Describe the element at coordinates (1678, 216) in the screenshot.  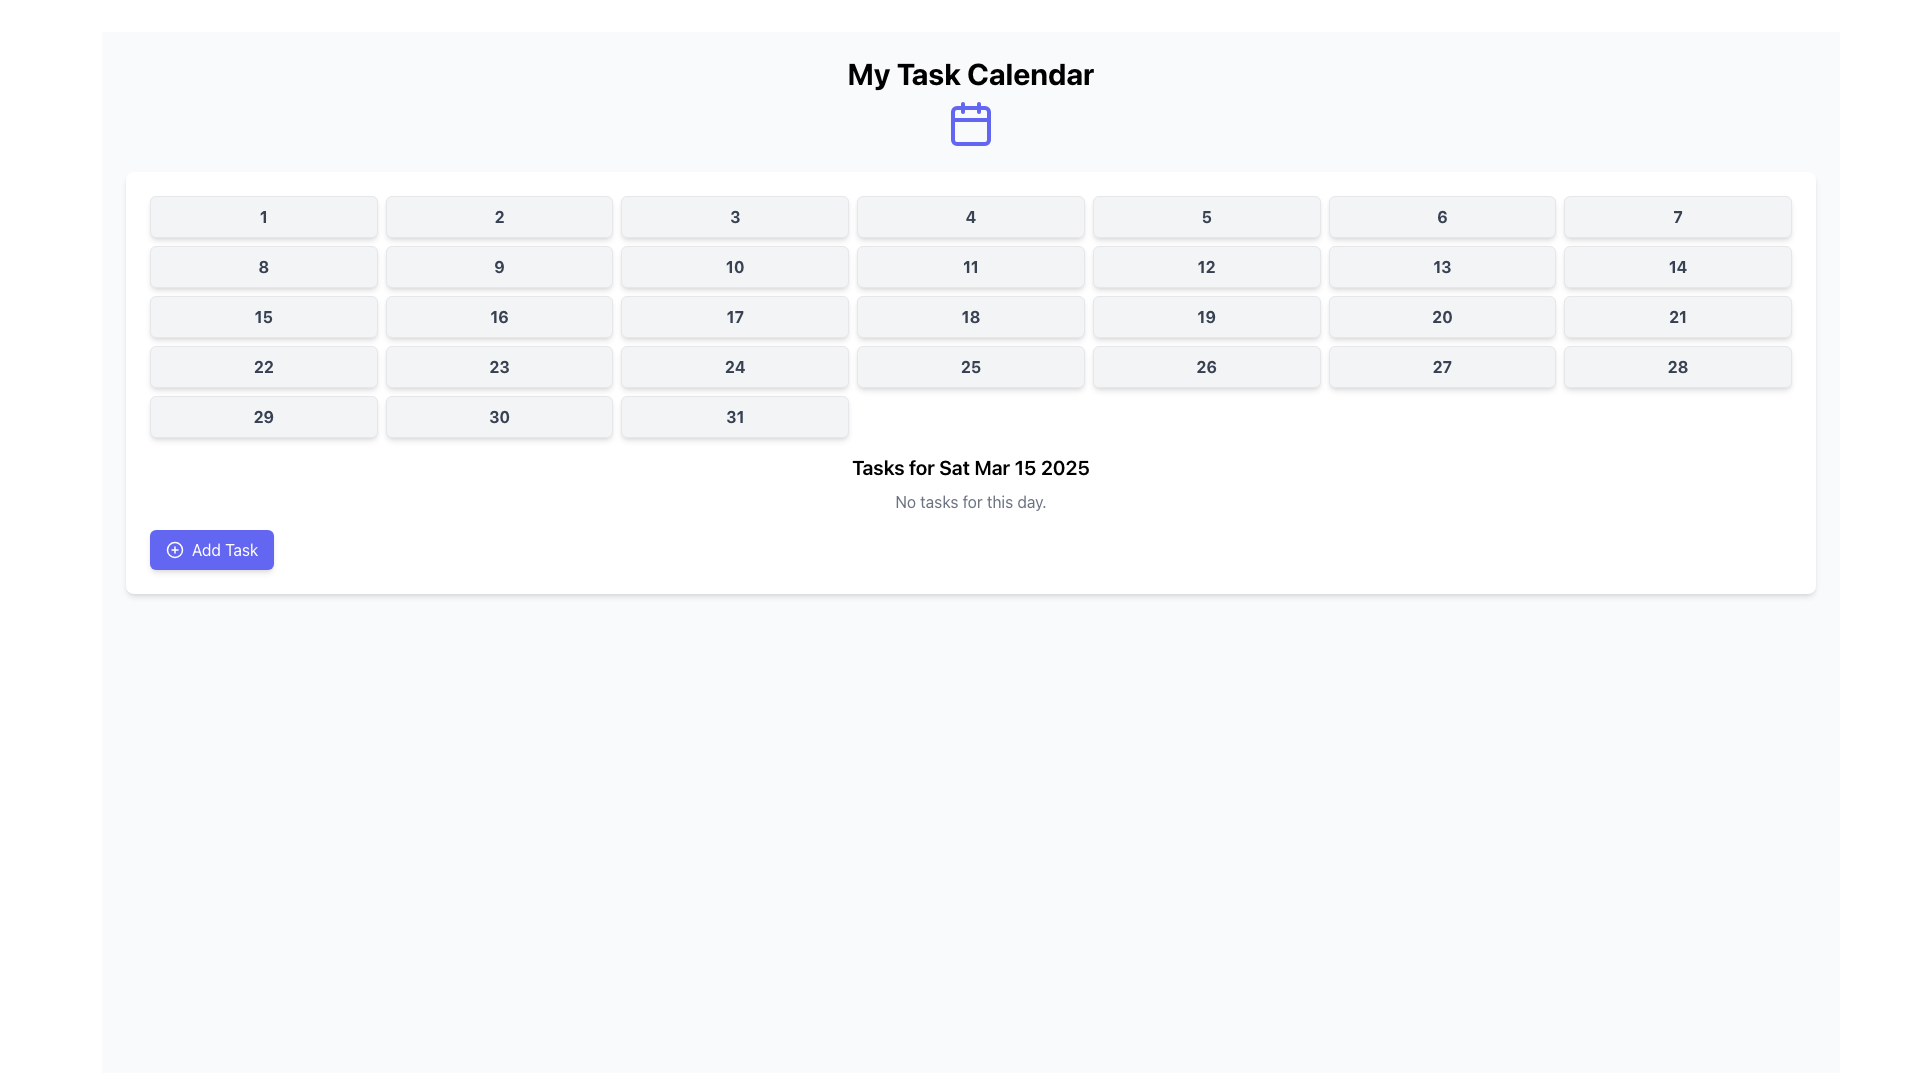
I see `the rectangular button with rounded corners and bold black text '7'` at that location.